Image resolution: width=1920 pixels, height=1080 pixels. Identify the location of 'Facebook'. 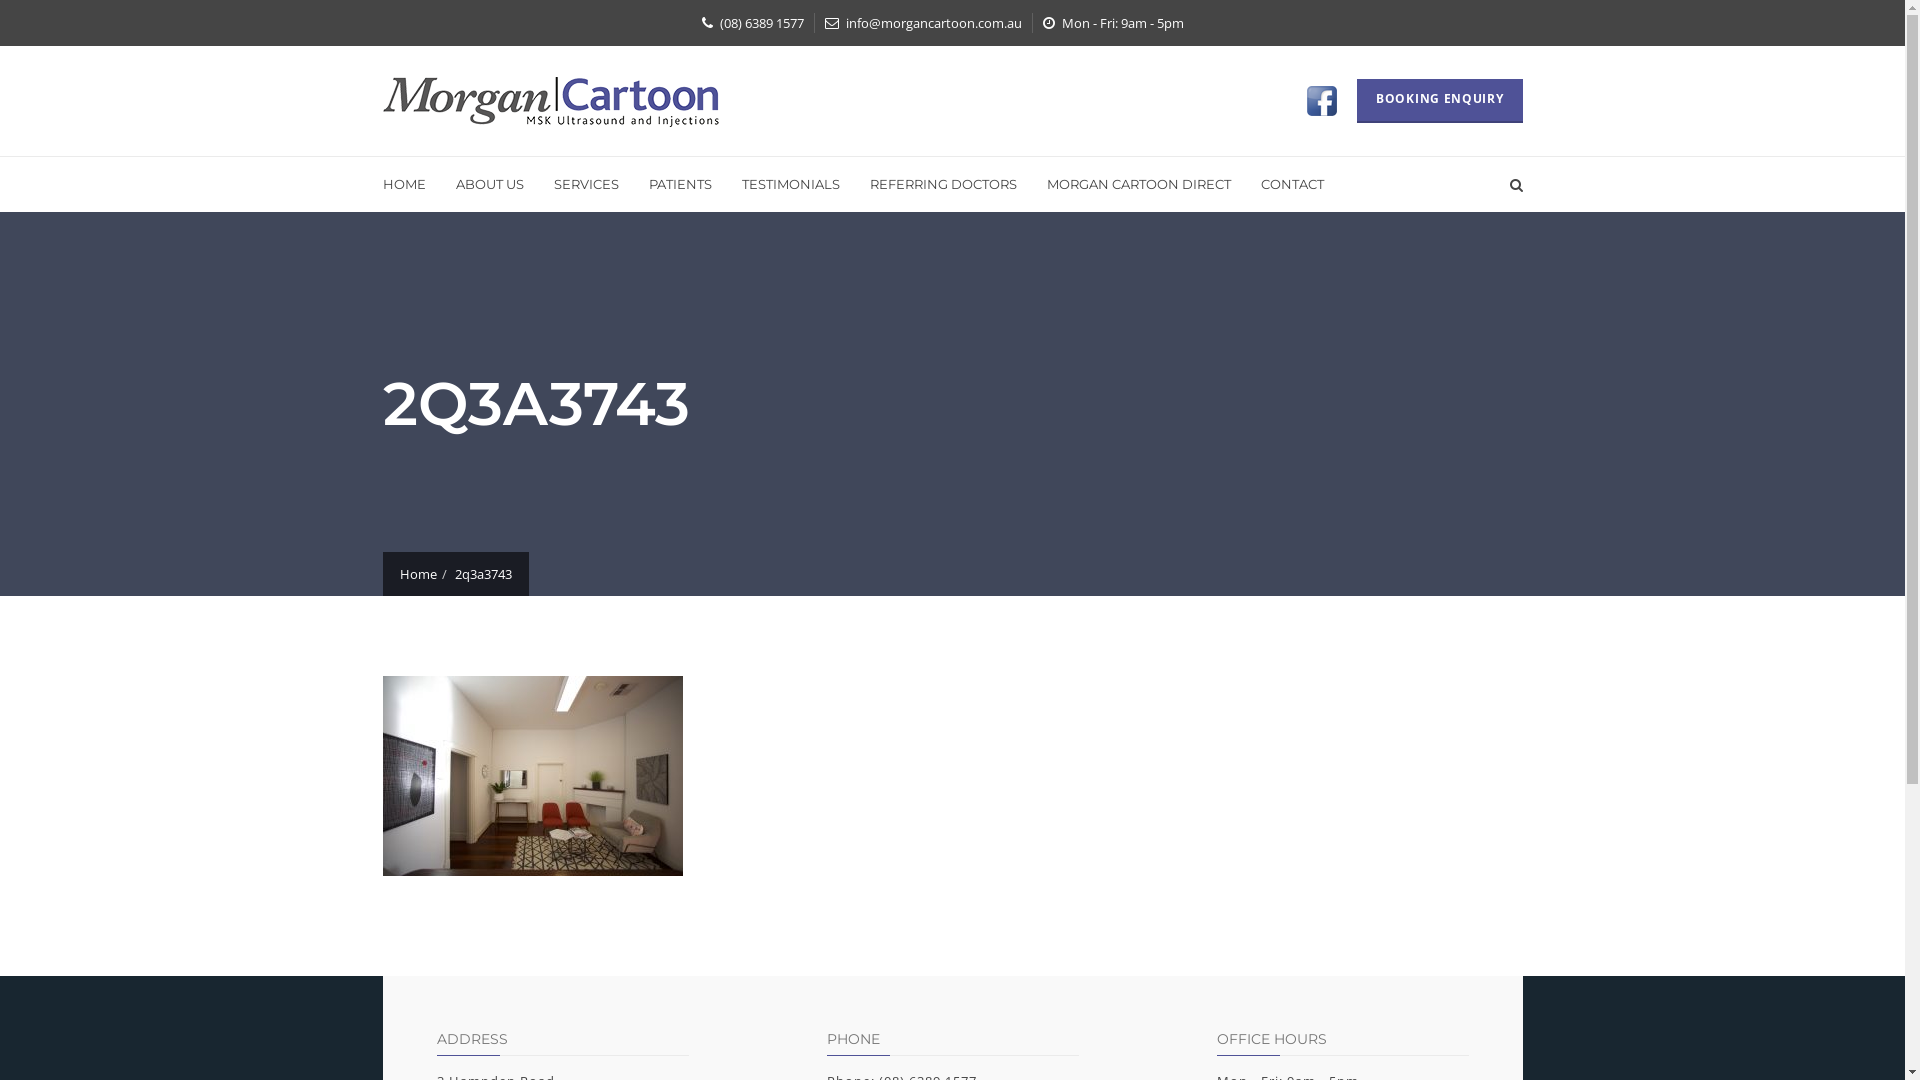
(1324, 101).